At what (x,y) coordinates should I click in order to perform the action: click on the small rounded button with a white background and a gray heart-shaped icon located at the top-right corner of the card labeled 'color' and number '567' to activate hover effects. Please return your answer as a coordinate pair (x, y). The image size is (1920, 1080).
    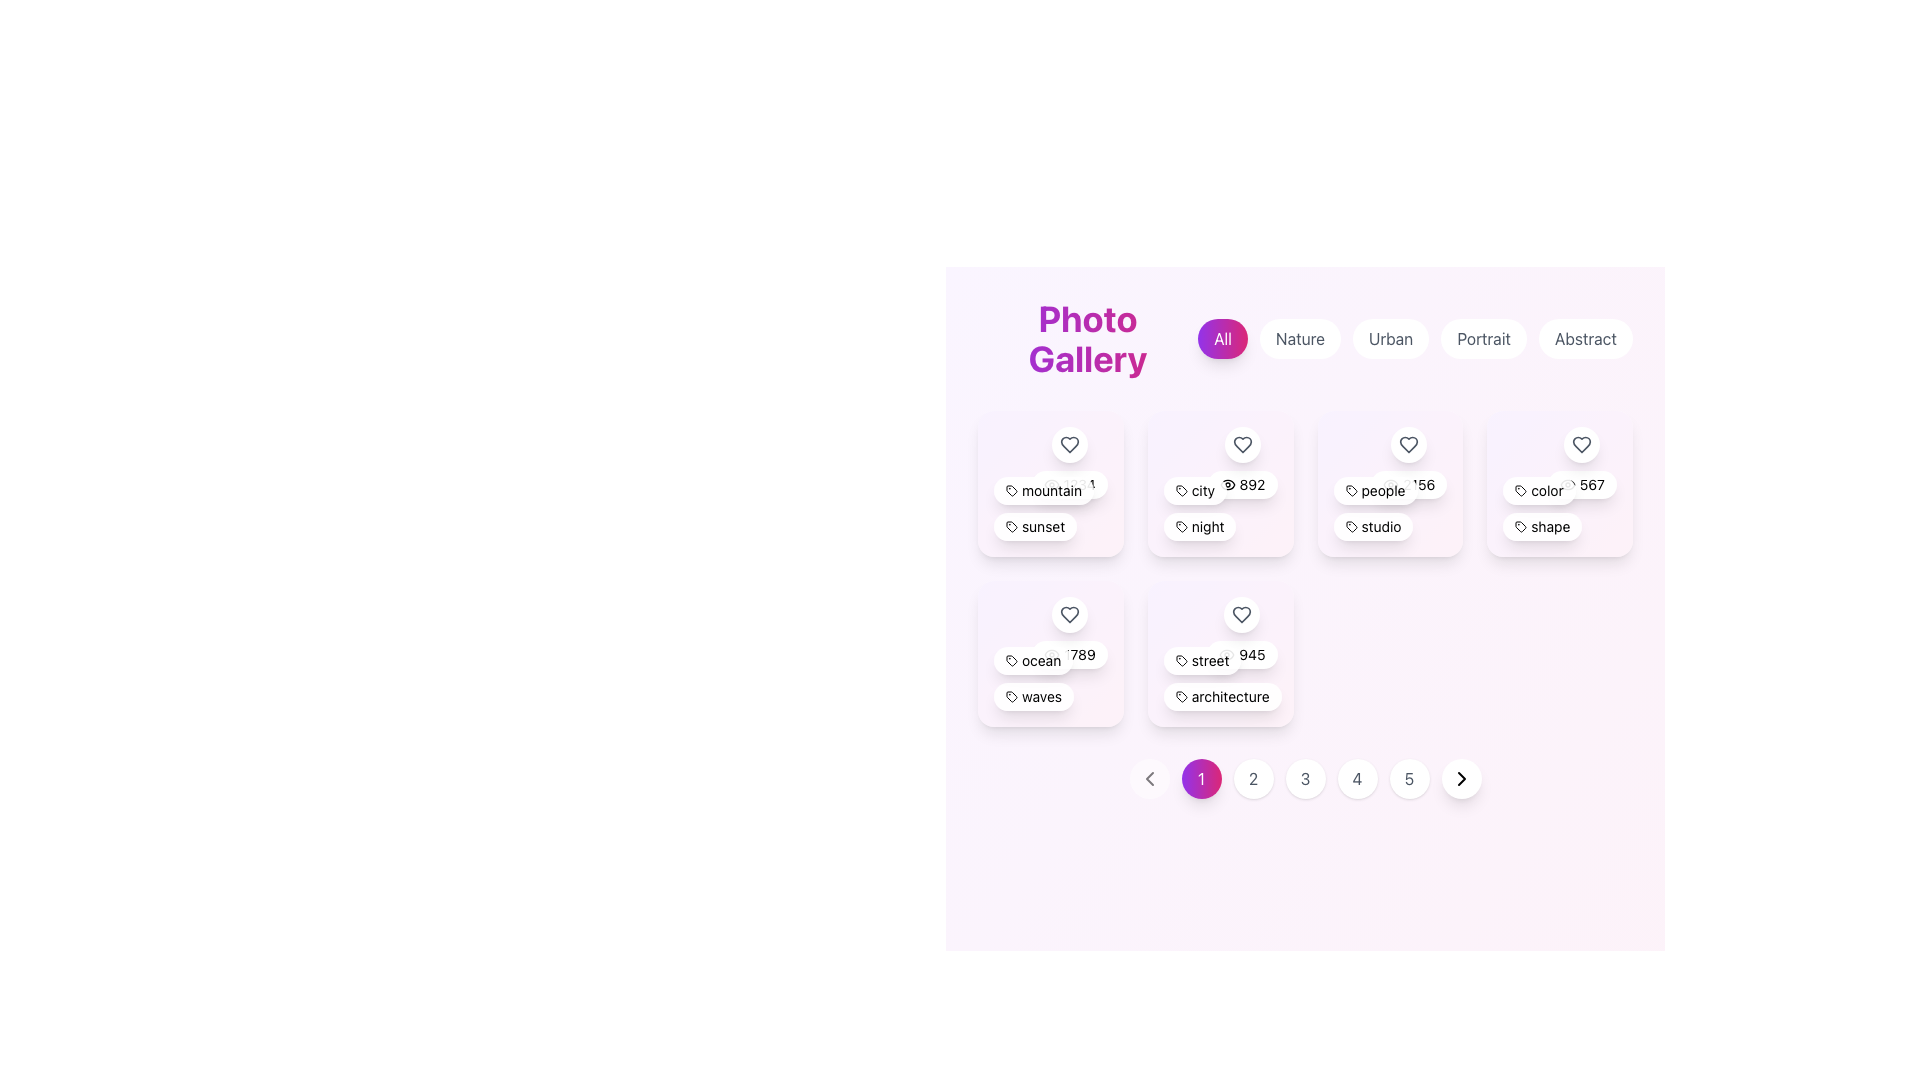
    Looking at the image, I should click on (1581, 443).